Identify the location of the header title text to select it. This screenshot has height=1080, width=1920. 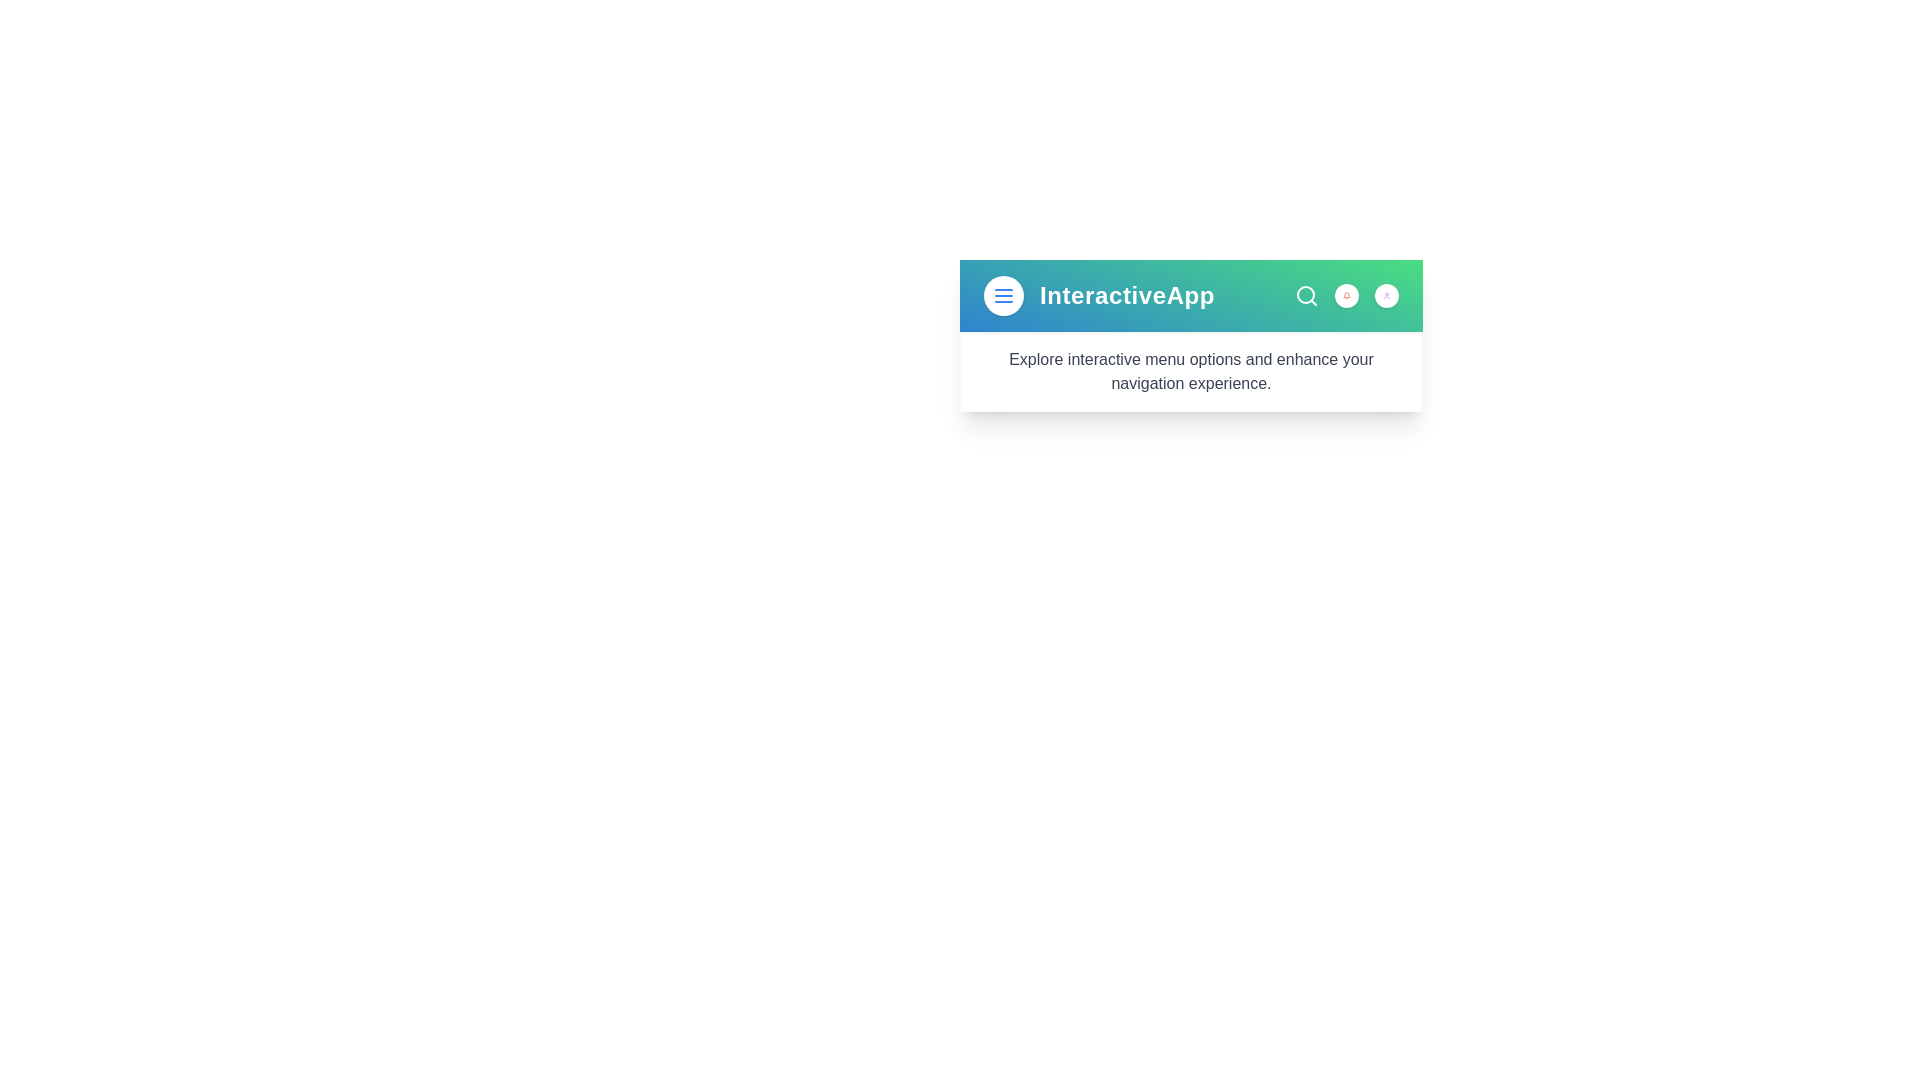
(1127, 296).